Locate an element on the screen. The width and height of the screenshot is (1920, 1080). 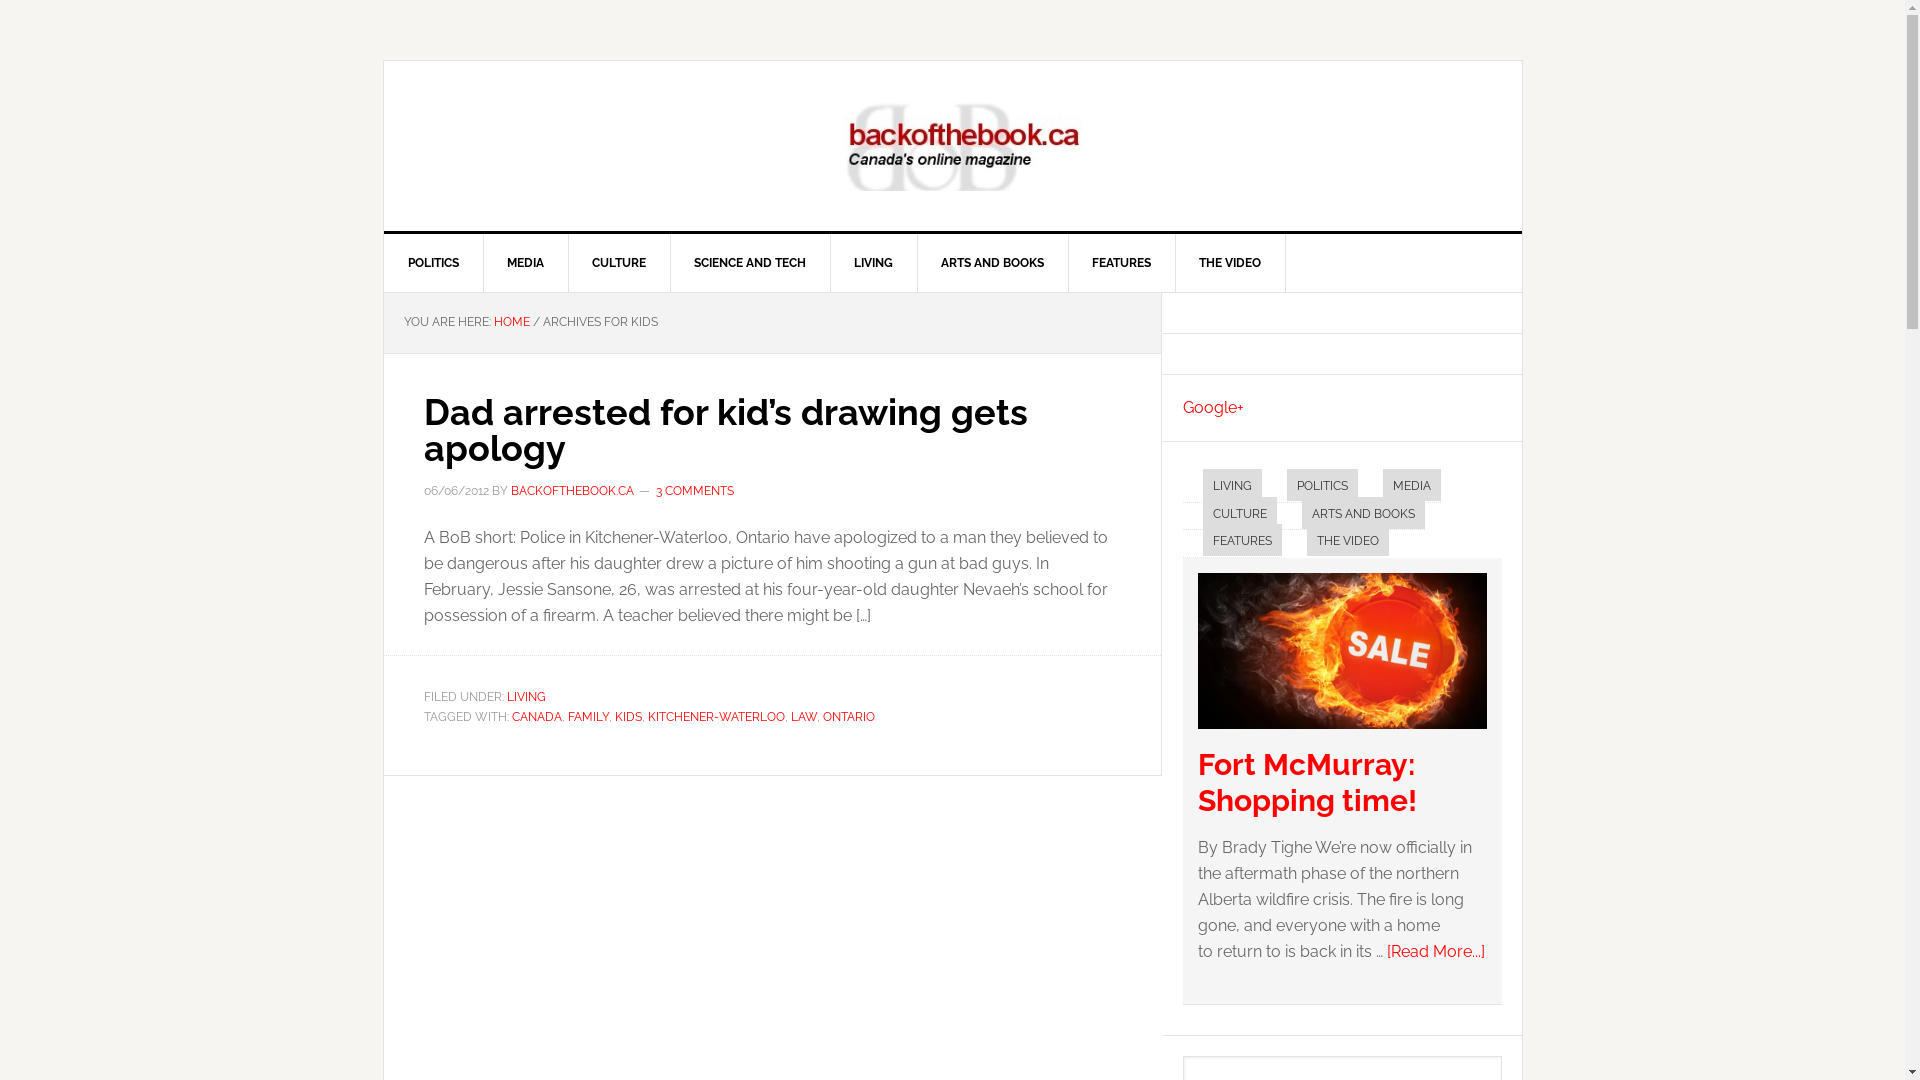
'CULTURE' is located at coordinates (618, 261).